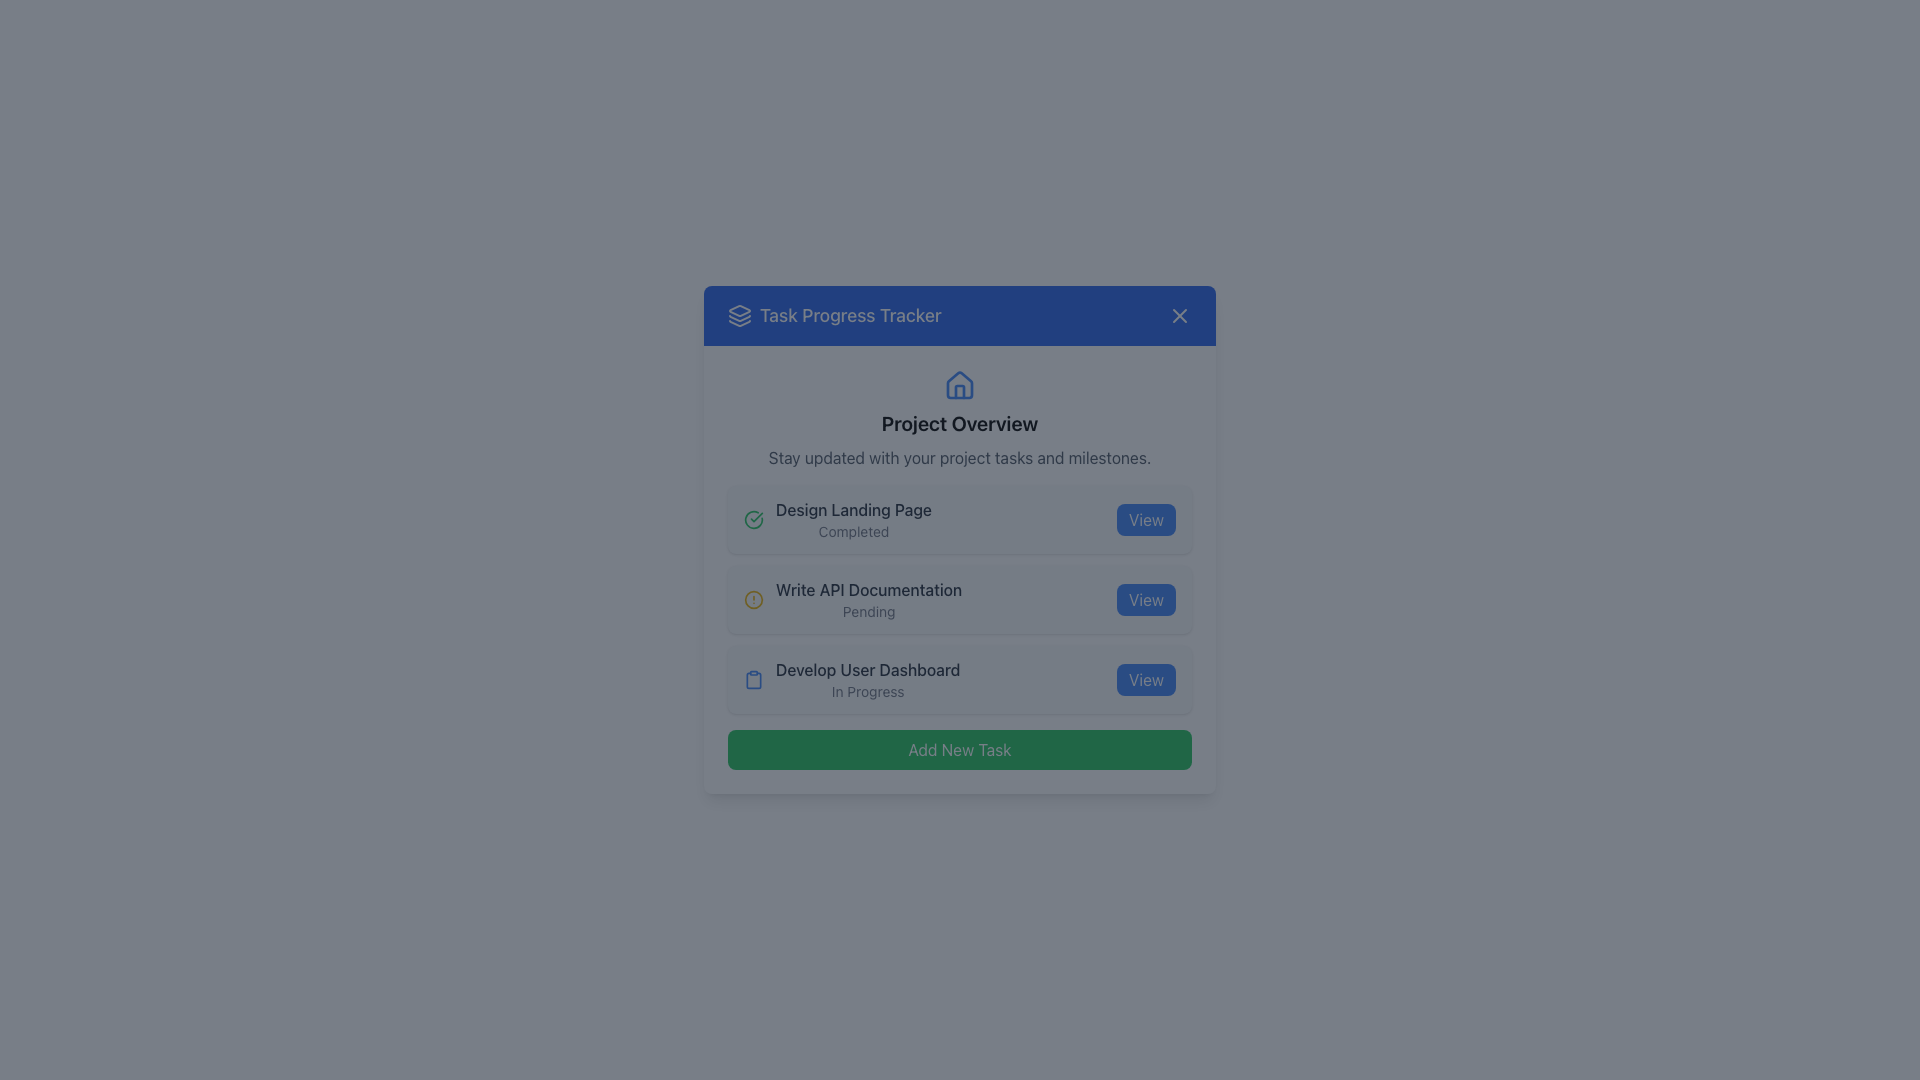 The image size is (1920, 1080). What do you see at coordinates (960, 458) in the screenshot?
I see `the descriptive informational text element located below the 'Project Overview' title and above the list of project task items` at bounding box center [960, 458].